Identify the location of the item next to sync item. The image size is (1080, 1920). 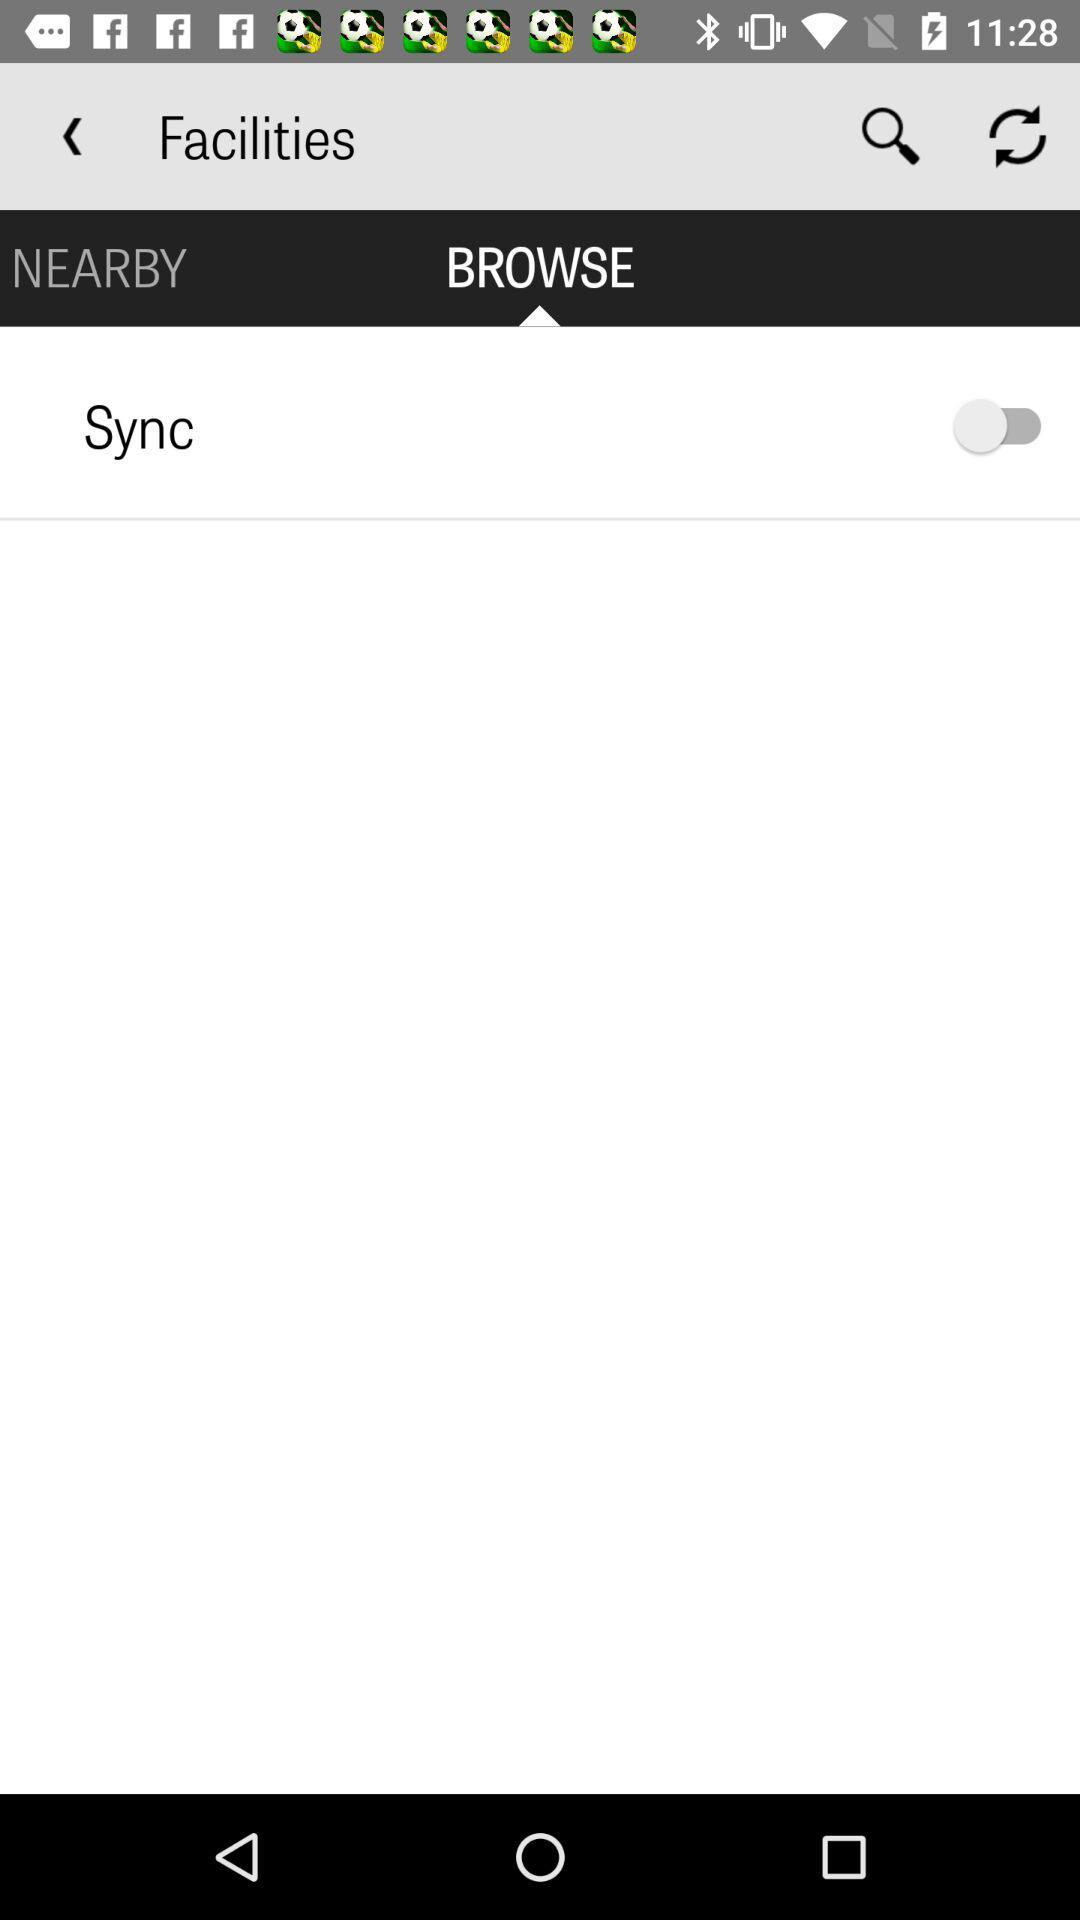
(1007, 424).